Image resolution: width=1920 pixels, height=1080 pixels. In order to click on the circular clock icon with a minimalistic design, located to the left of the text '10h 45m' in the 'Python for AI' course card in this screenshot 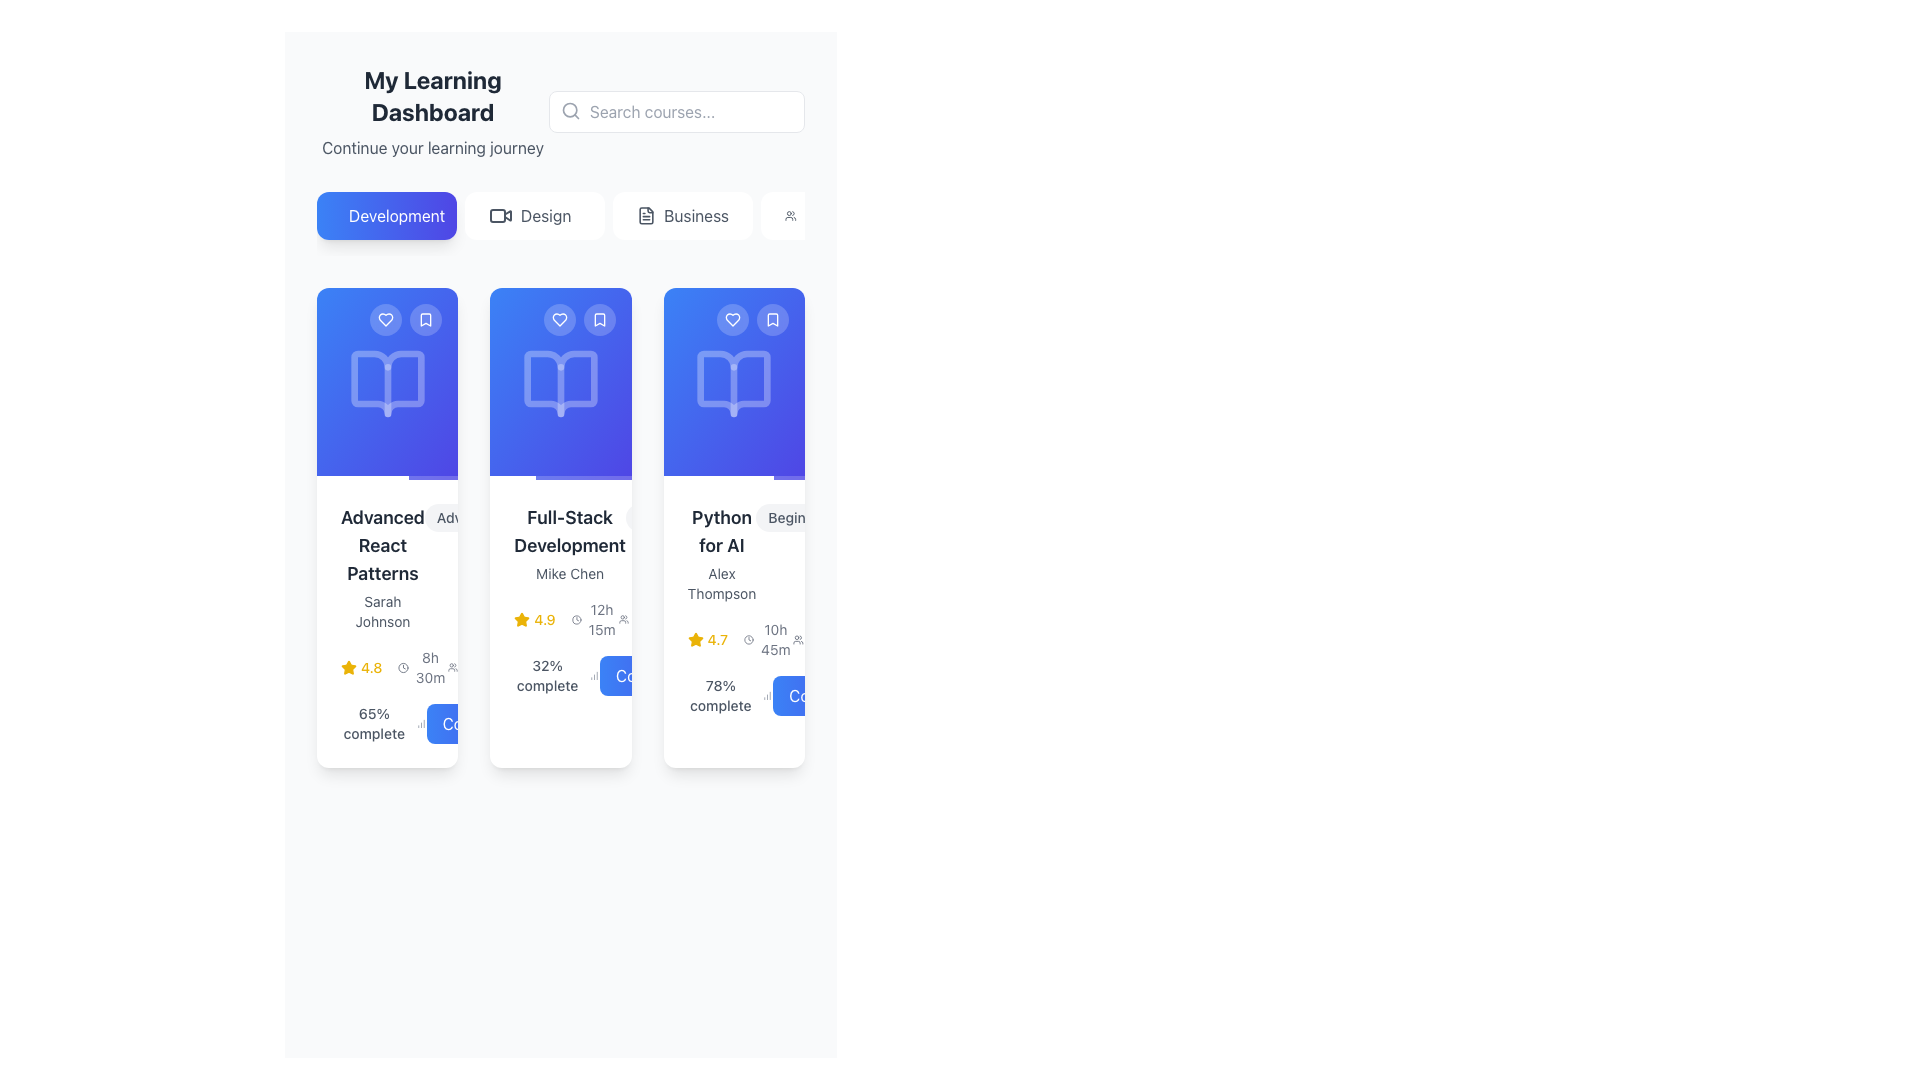, I will do `click(748, 640)`.